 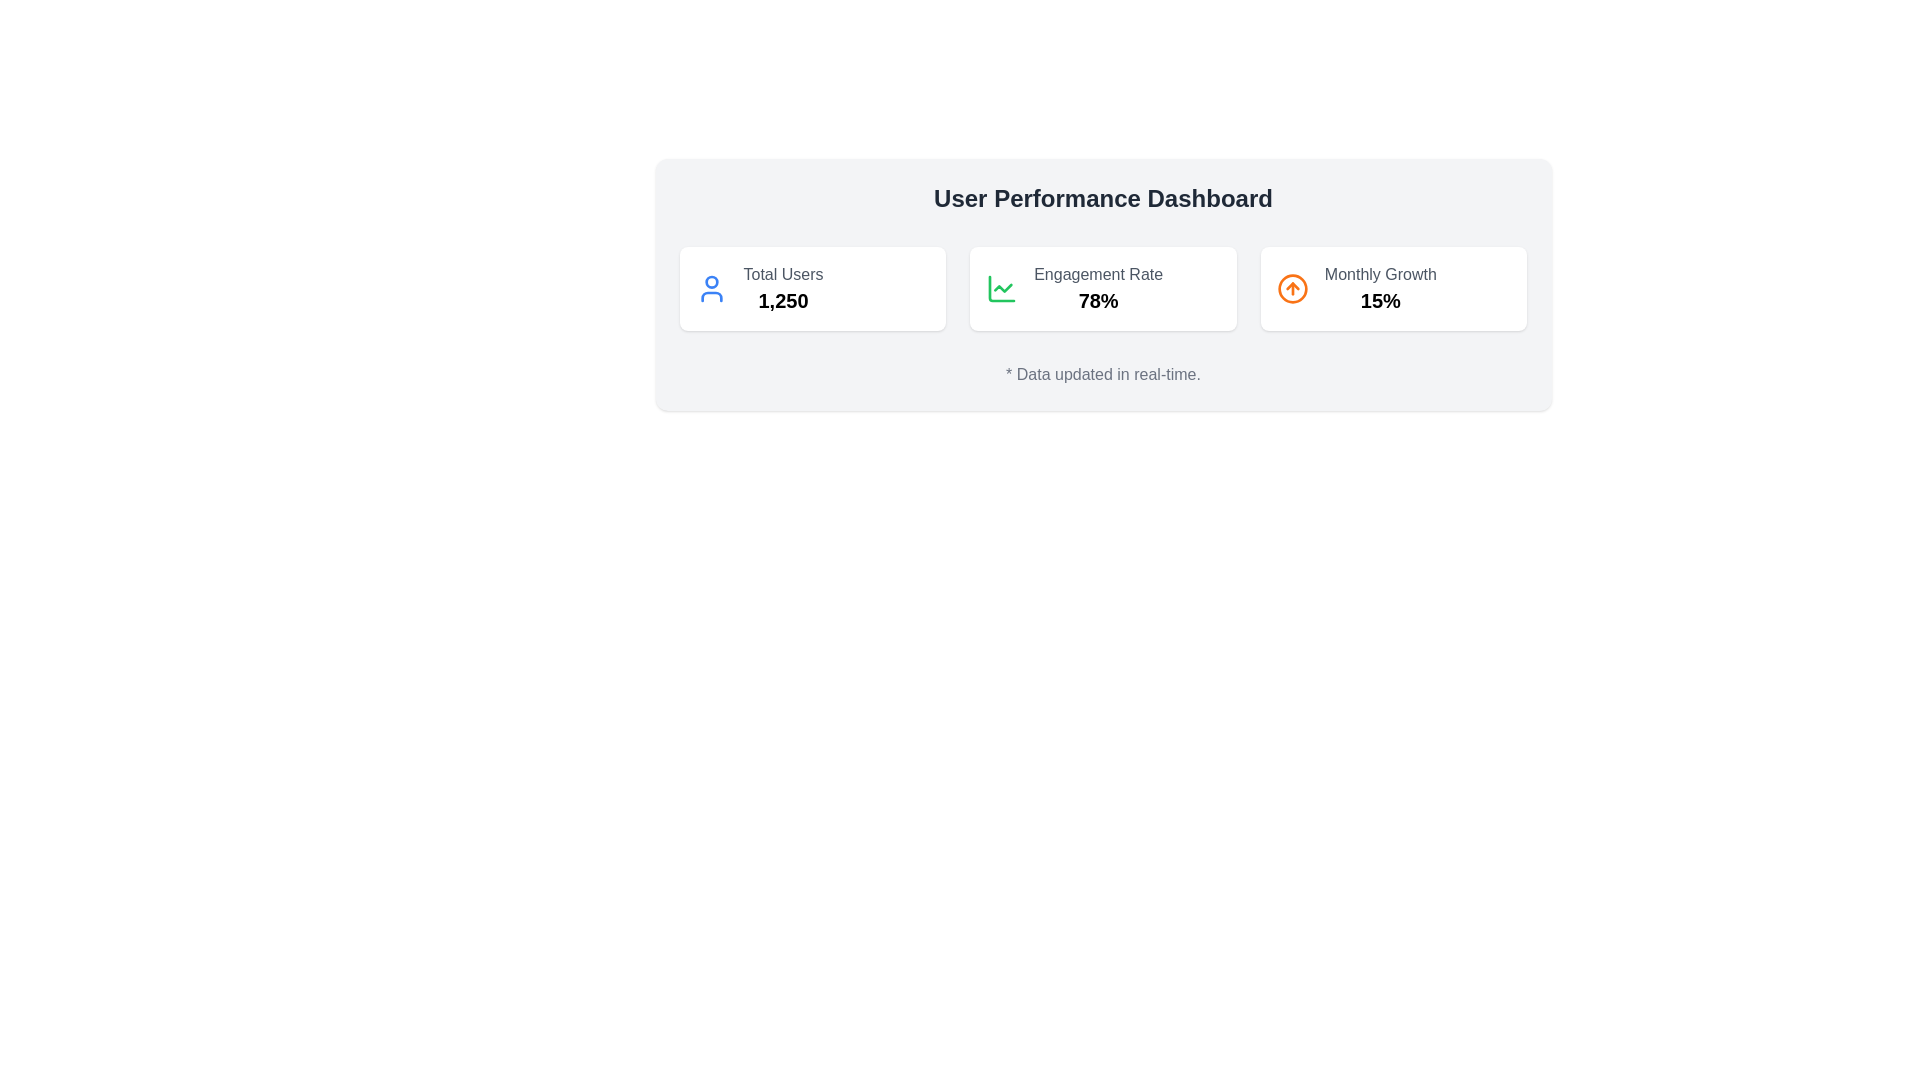 What do you see at coordinates (782, 289) in the screenshot?
I see `the static informational label or panel displaying the total number of users, located in the top-left portion of the dashboard interface, adjacent to a user icon` at bounding box center [782, 289].